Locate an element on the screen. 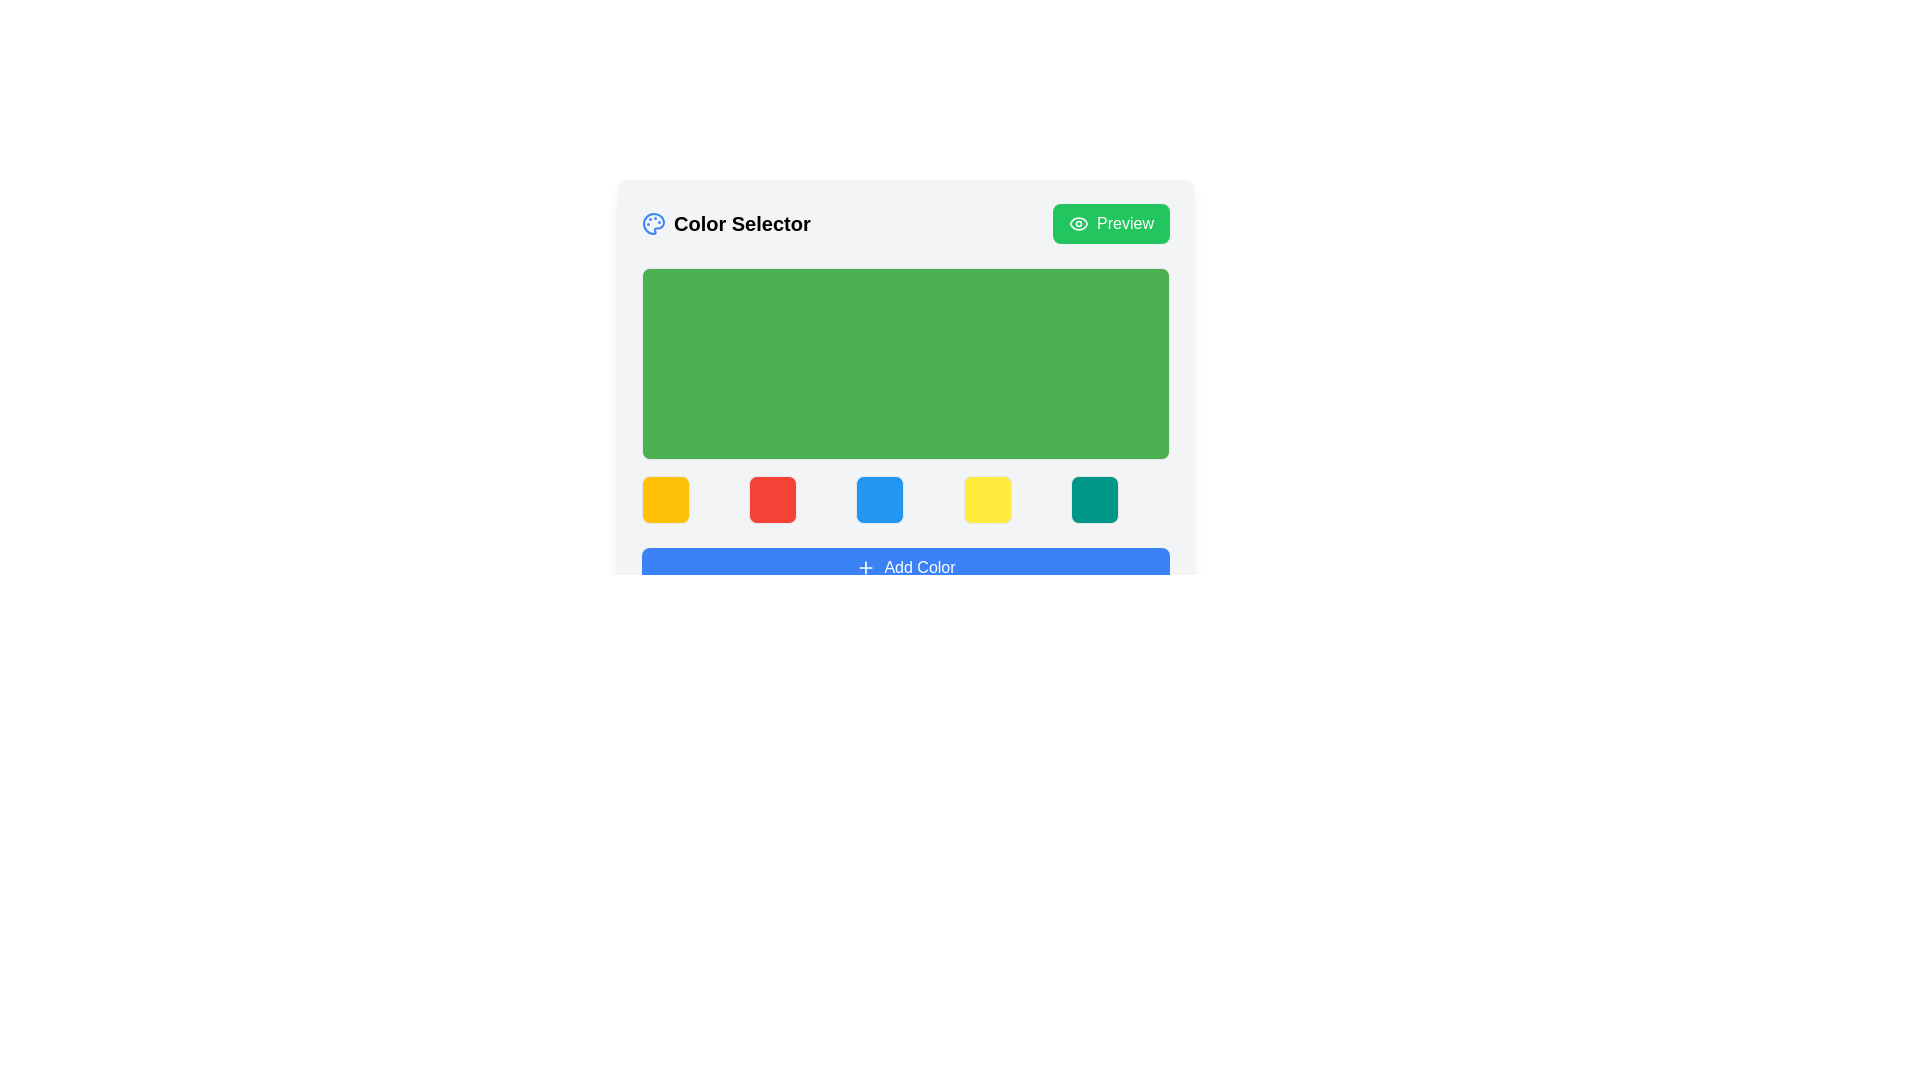 This screenshot has height=1080, width=1920. the add icon located to the left of the 'Add Color' text within the blue button at the bottom-center of the interface is located at coordinates (866, 567).